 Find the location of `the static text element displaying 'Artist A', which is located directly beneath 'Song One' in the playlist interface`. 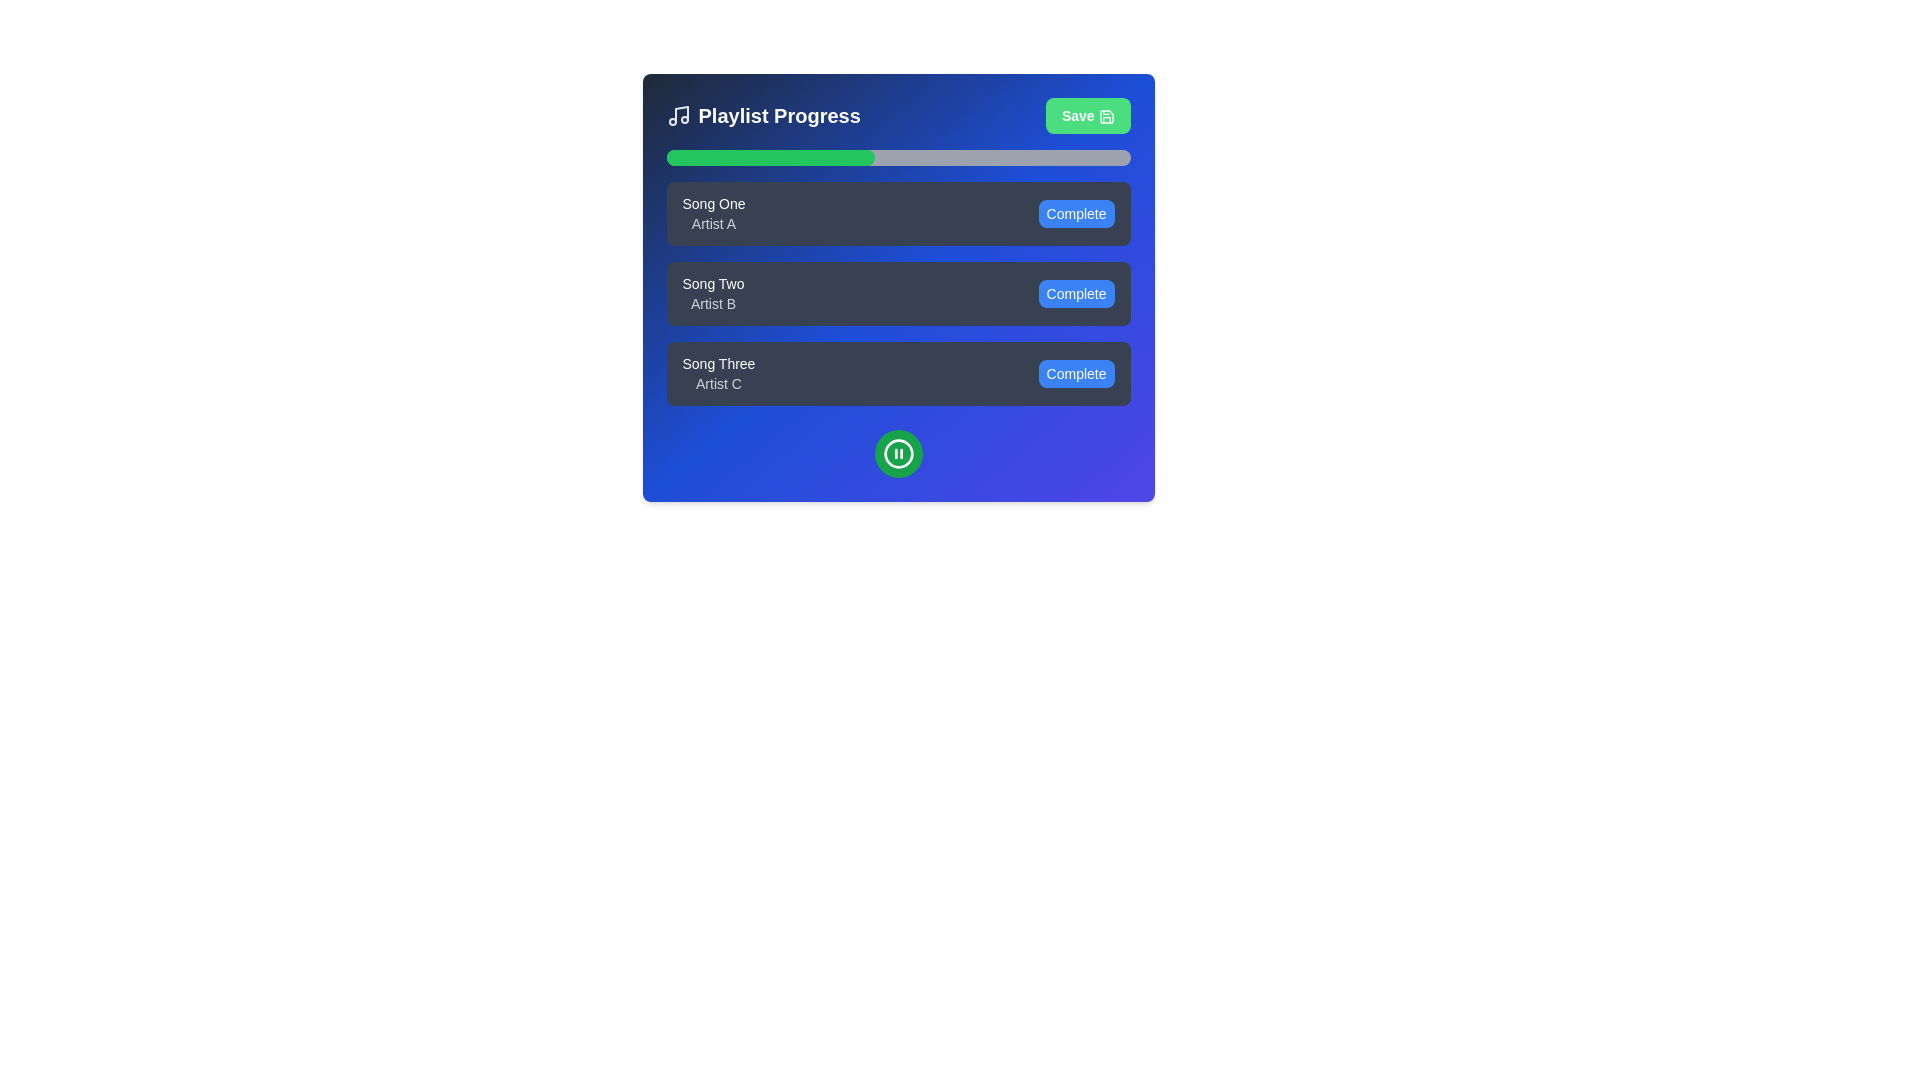

the static text element displaying 'Artist A', which is located directly beneath 'Song One' in the playlist interface is located at coordinates (714, 223).